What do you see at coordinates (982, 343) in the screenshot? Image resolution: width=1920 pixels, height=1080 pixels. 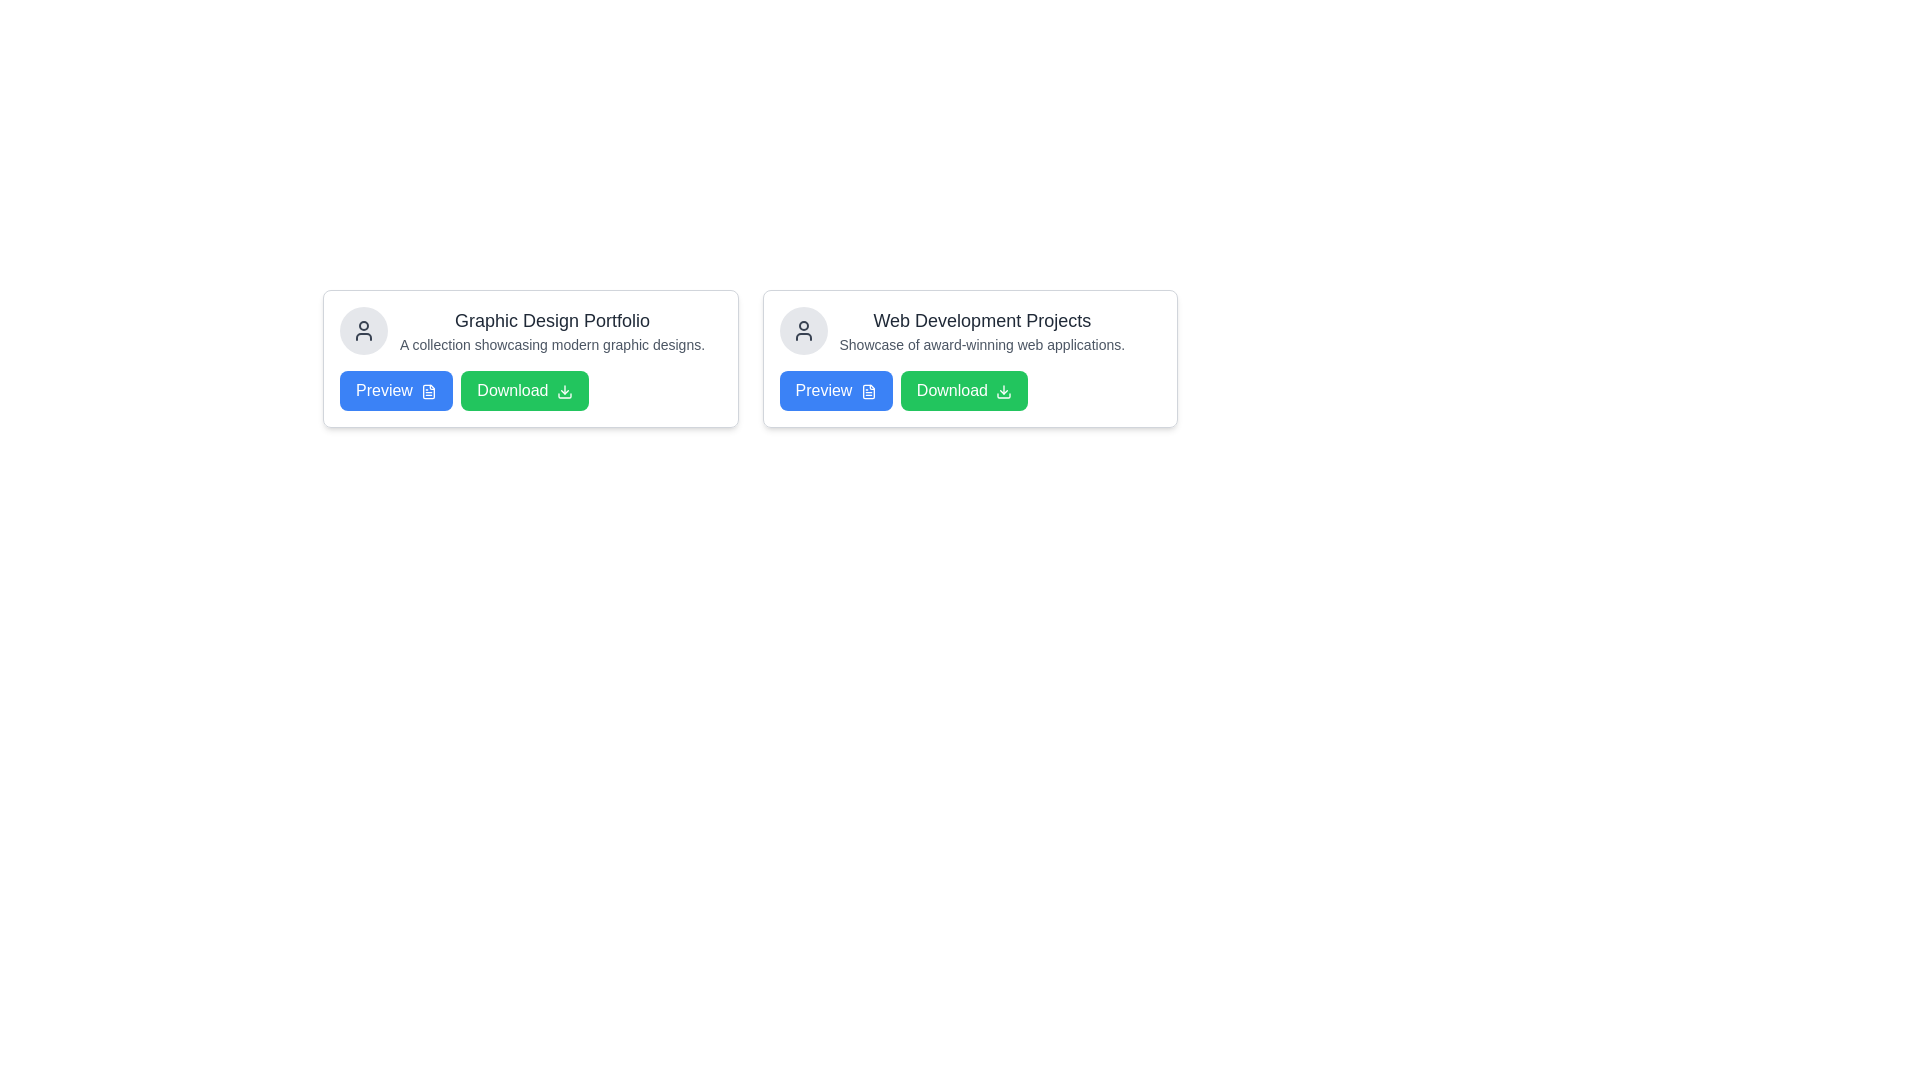 I see `text block located below the 'Web Development Projects' title, which provides additional context about the section` at bounding box center [982, 343].